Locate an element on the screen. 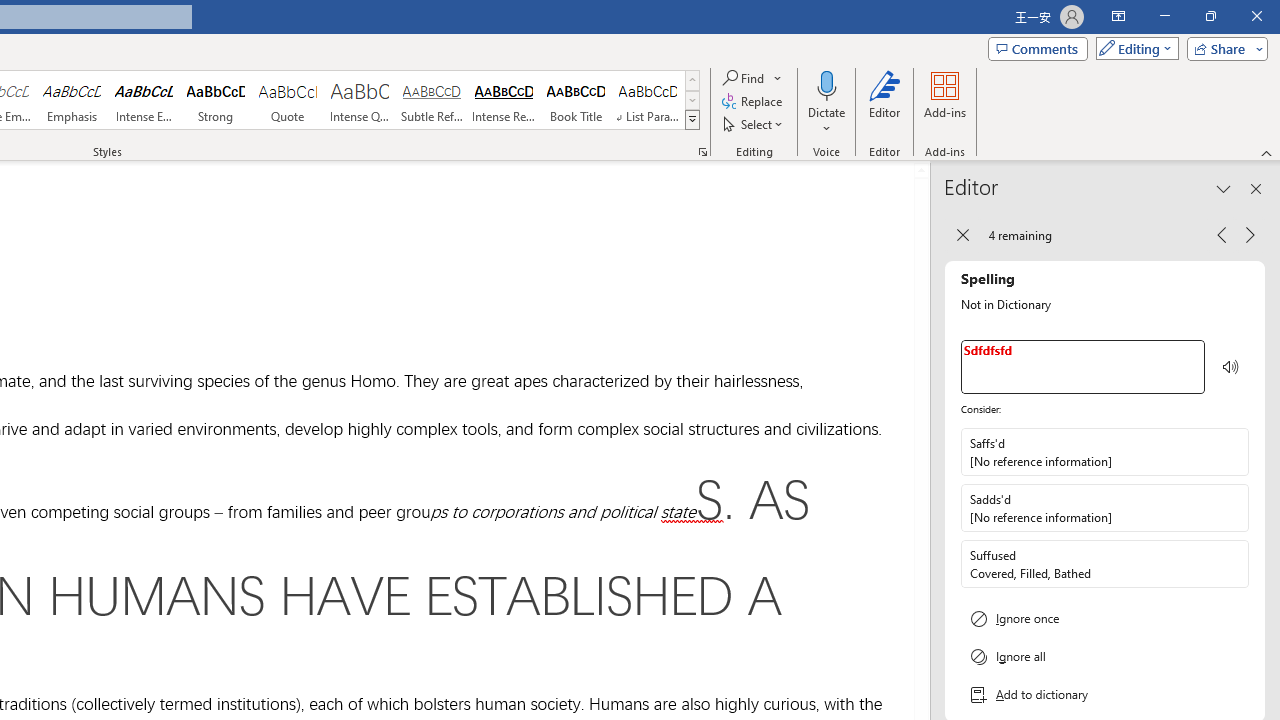  'Intense Reference' is located at coordinates (504, 100).